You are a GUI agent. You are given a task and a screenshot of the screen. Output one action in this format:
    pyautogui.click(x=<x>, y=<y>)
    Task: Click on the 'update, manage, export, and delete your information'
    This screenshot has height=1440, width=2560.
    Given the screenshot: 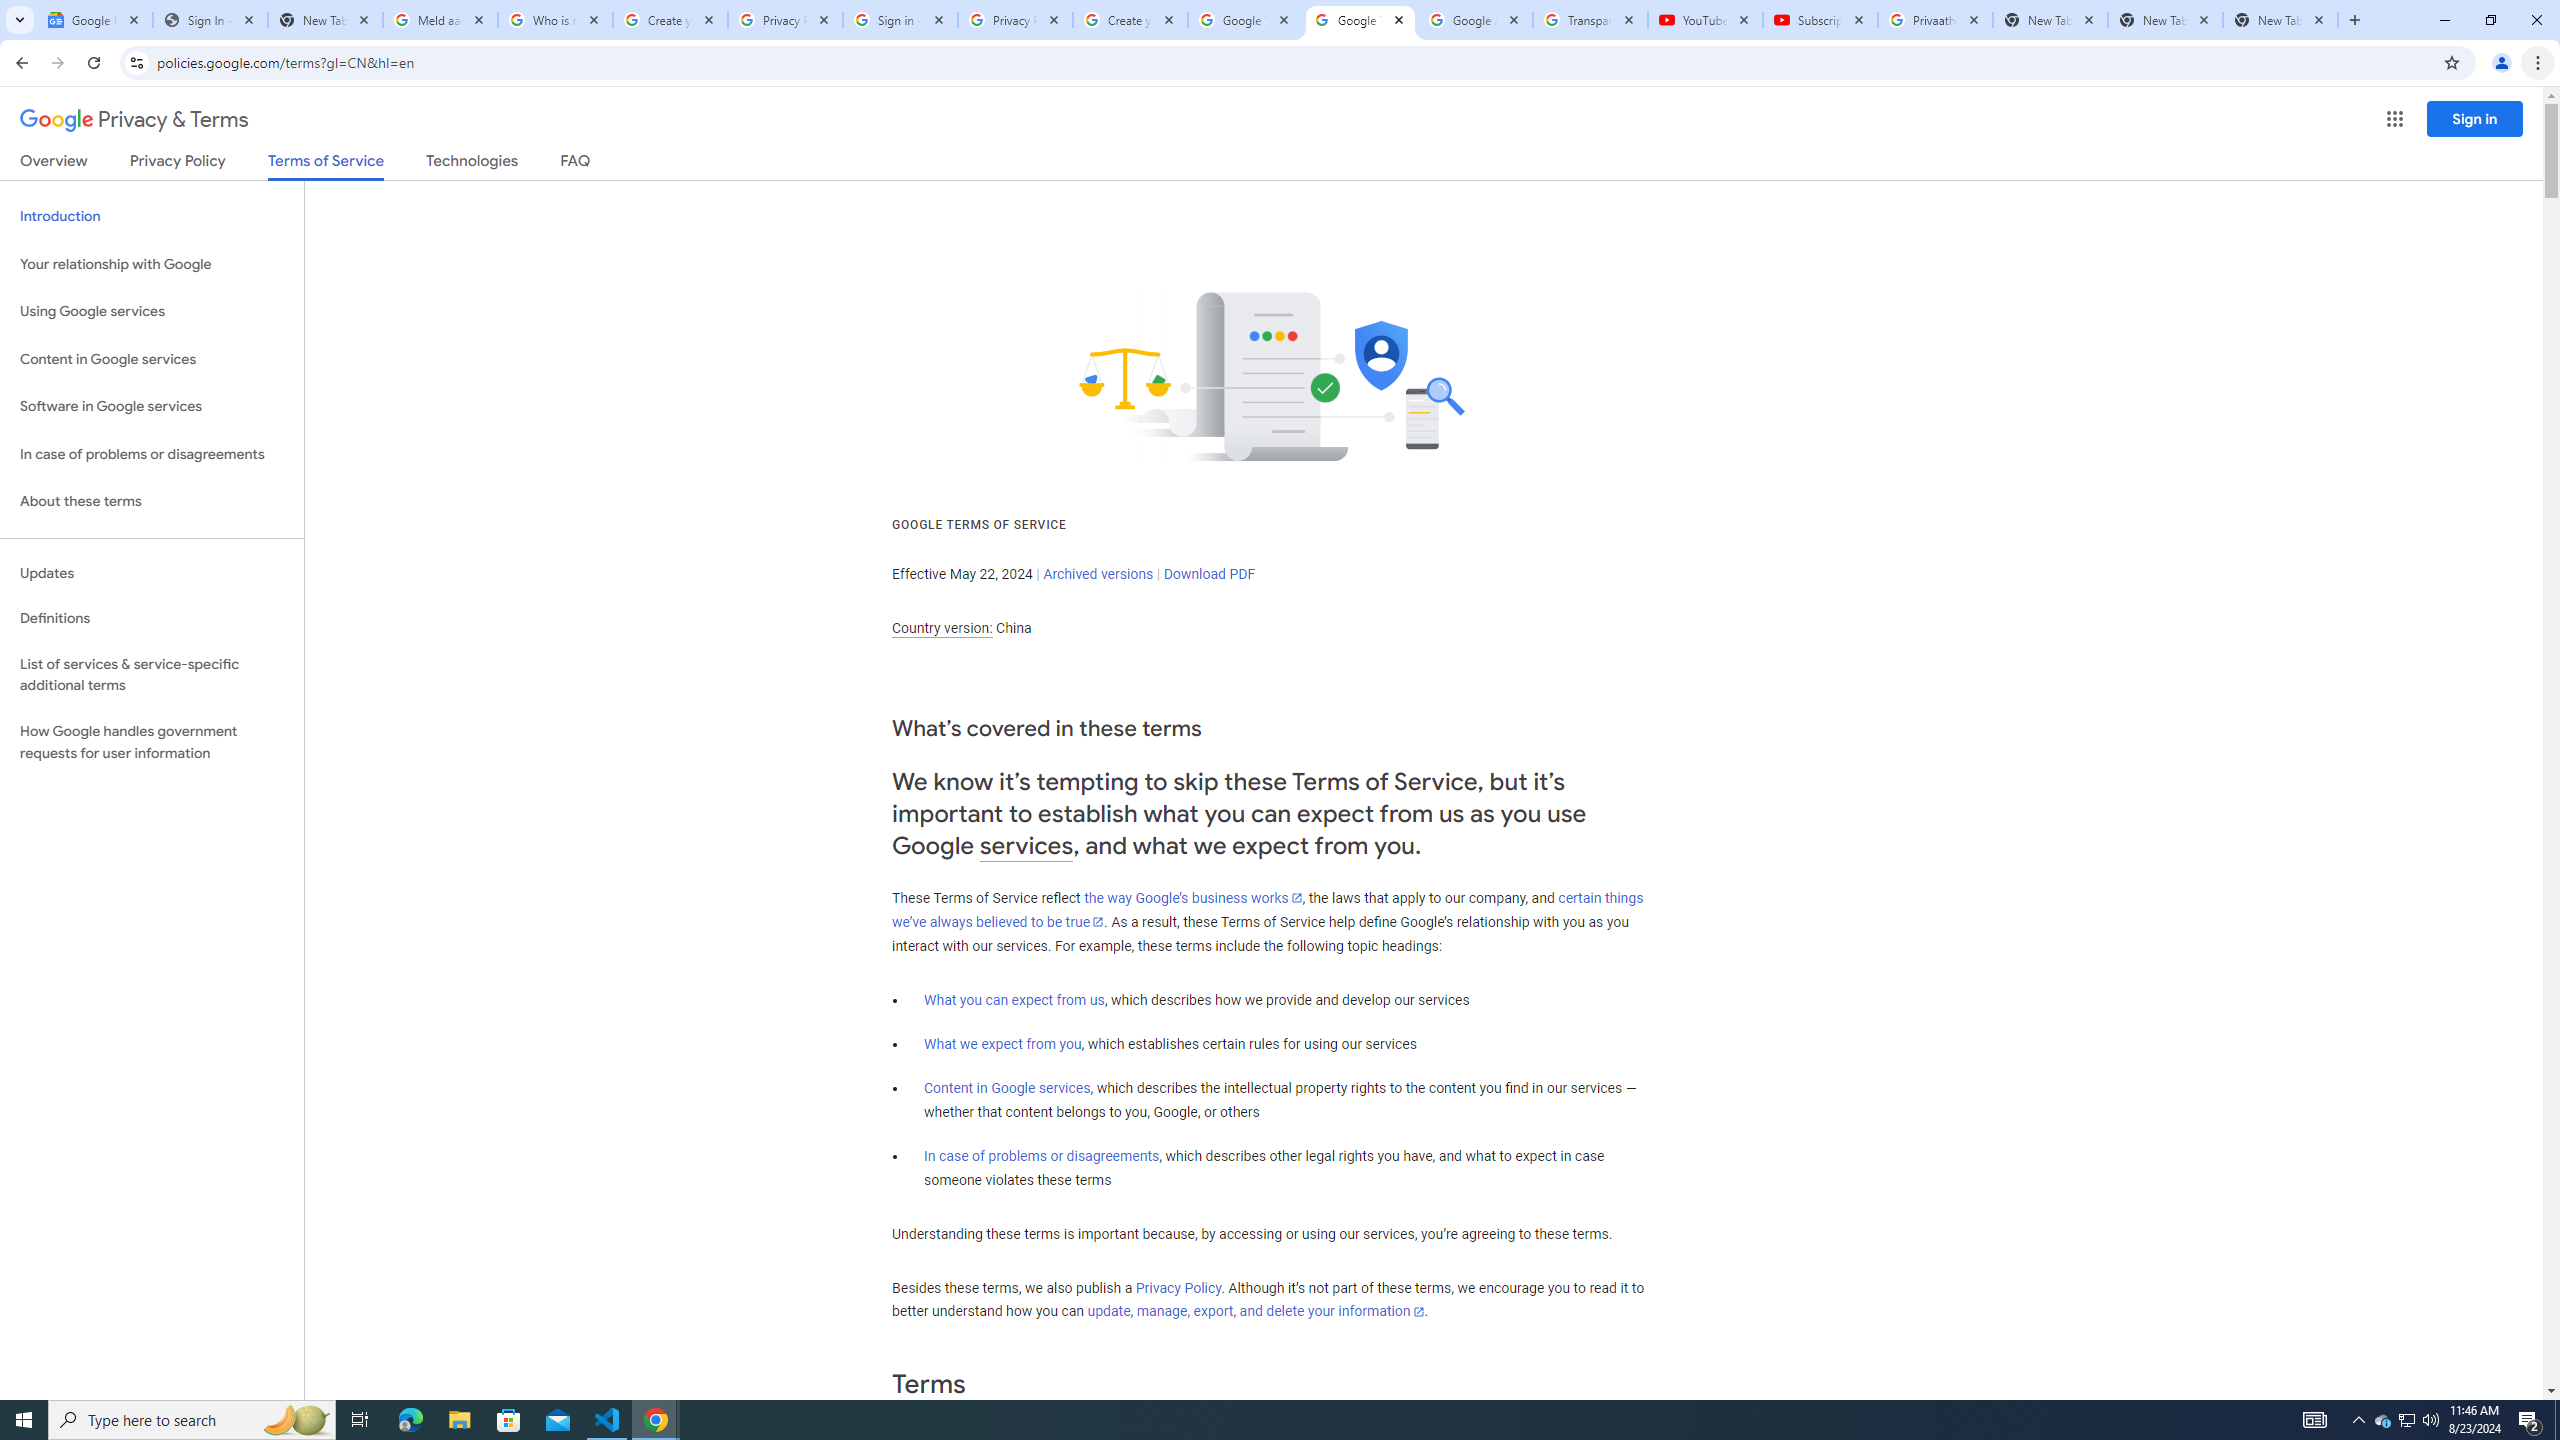 What is the action you would take?
    pyautogui.click(x=1255, y=1310)
    